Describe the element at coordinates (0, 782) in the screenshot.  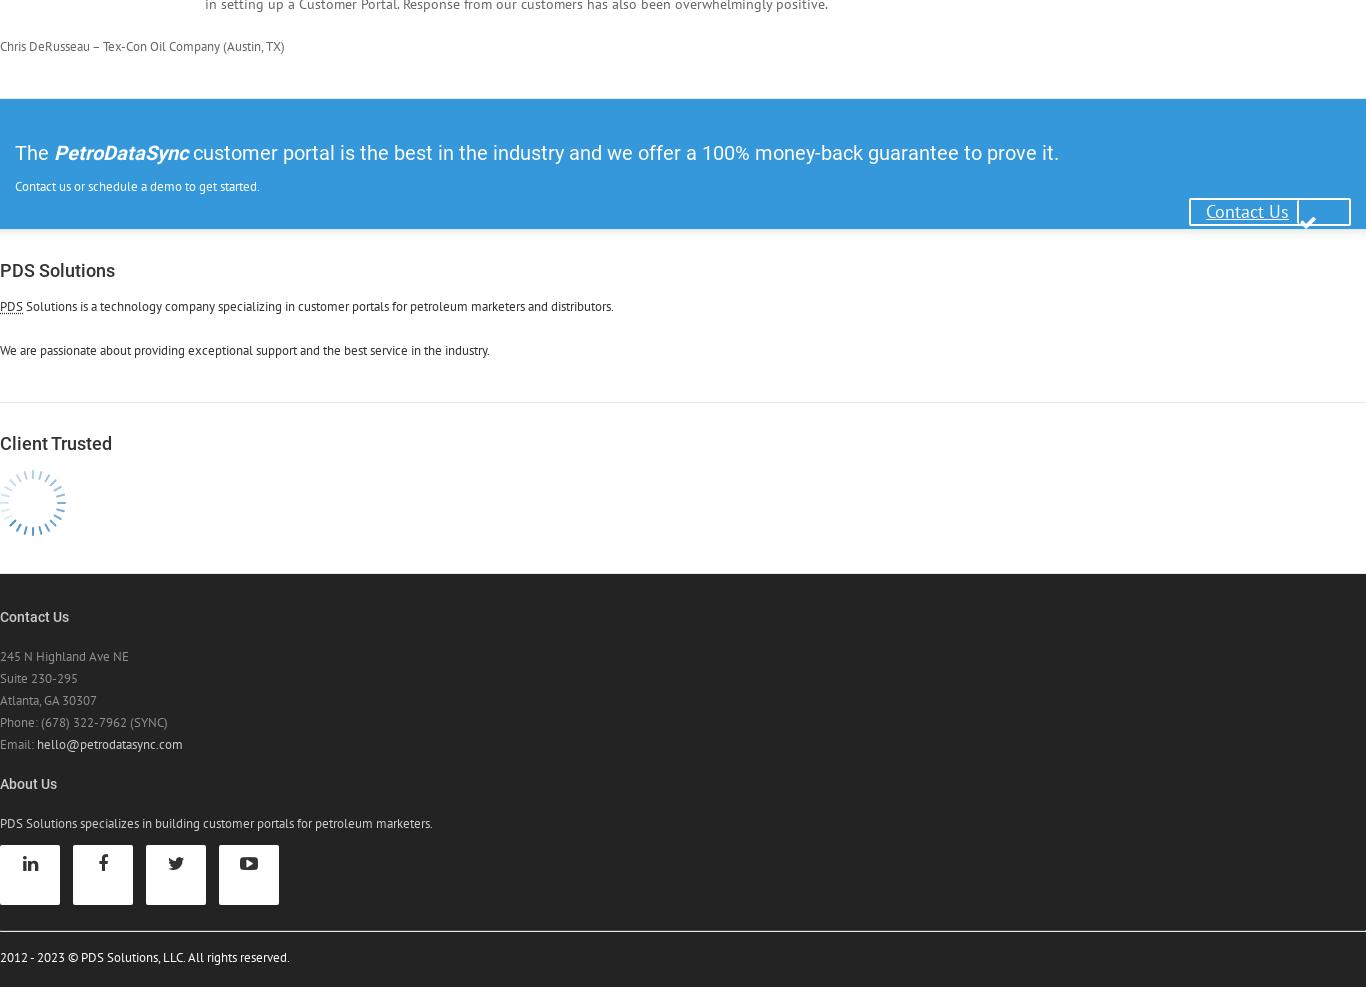
I see `'About us'` at that location.